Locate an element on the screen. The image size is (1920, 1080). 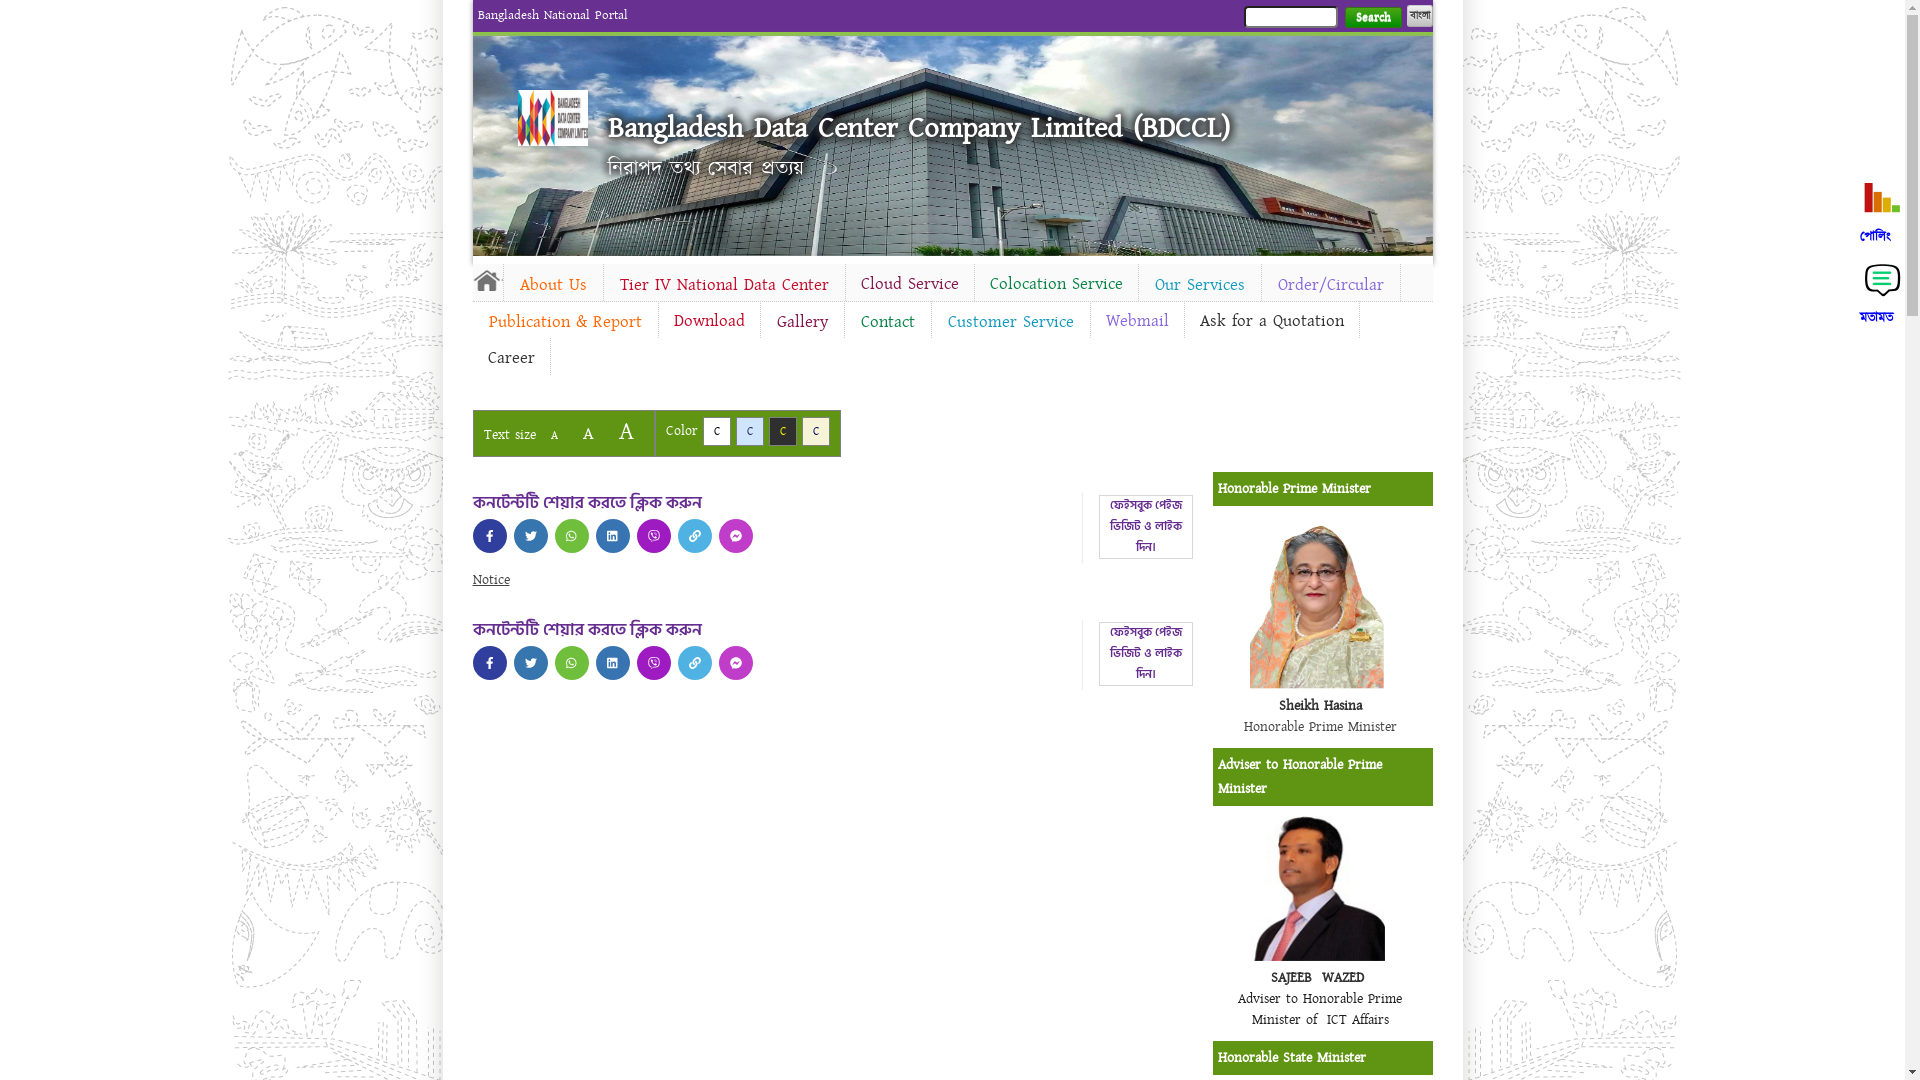
'Customer Service' is located at coordinates (1011, 320).